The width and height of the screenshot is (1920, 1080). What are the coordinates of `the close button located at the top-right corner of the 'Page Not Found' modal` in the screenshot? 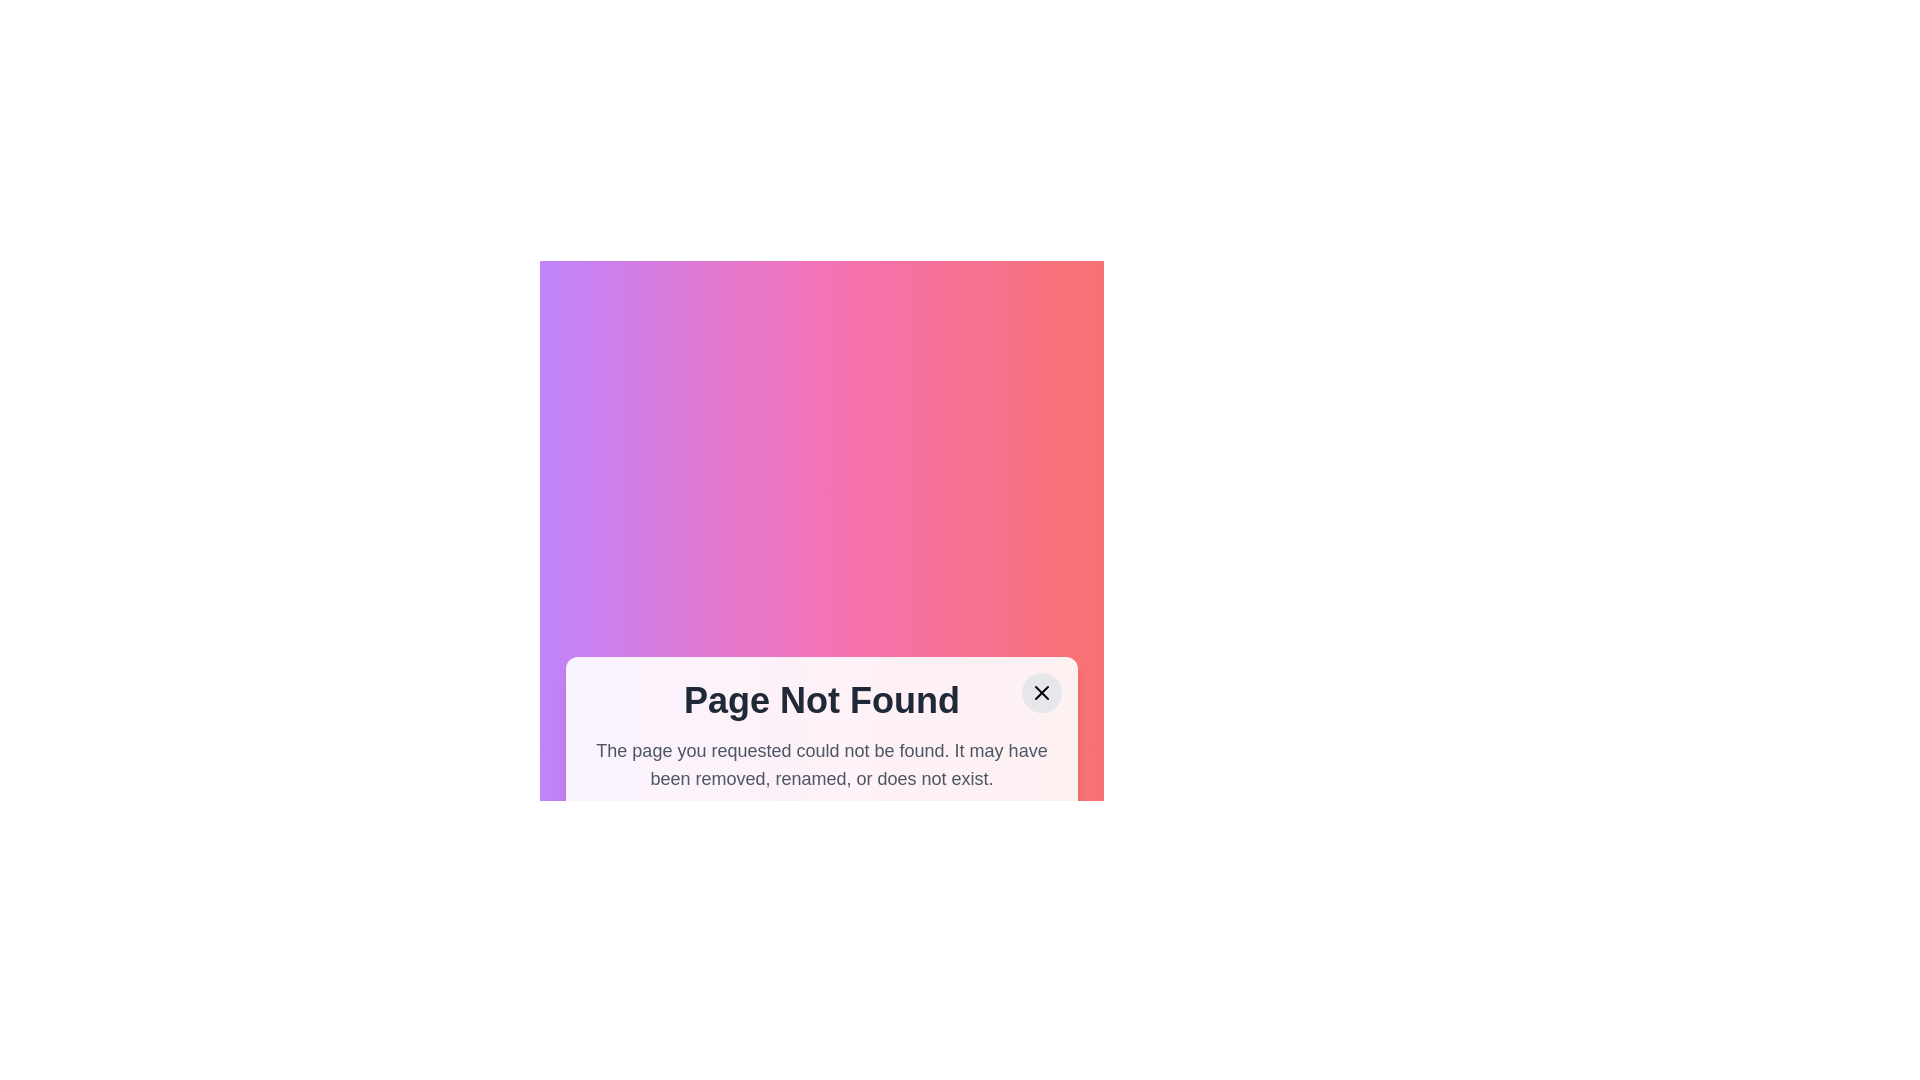 It's located at (1040, 690).